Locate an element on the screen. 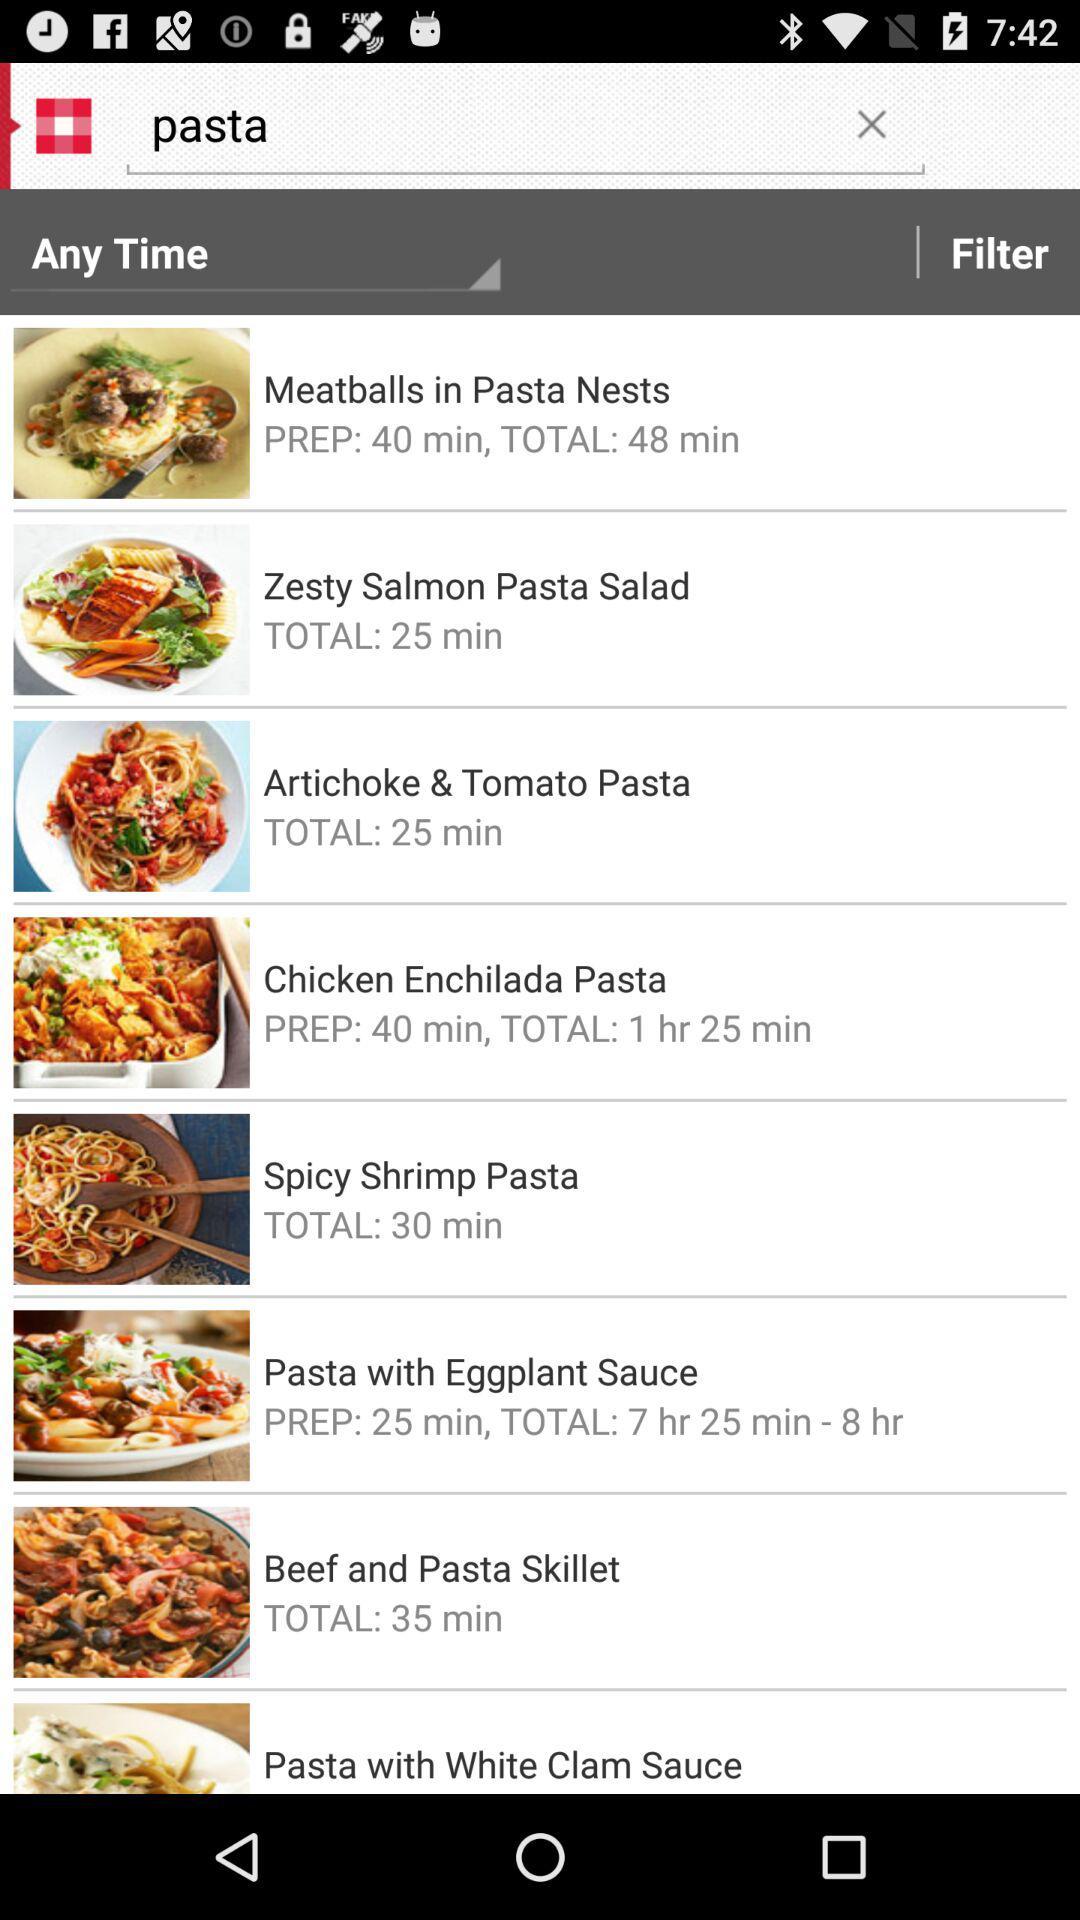 The height and width of the screenshot is (1920, 1080). the app above the meatballs in pasta icon is located at coordinates (999, 251).